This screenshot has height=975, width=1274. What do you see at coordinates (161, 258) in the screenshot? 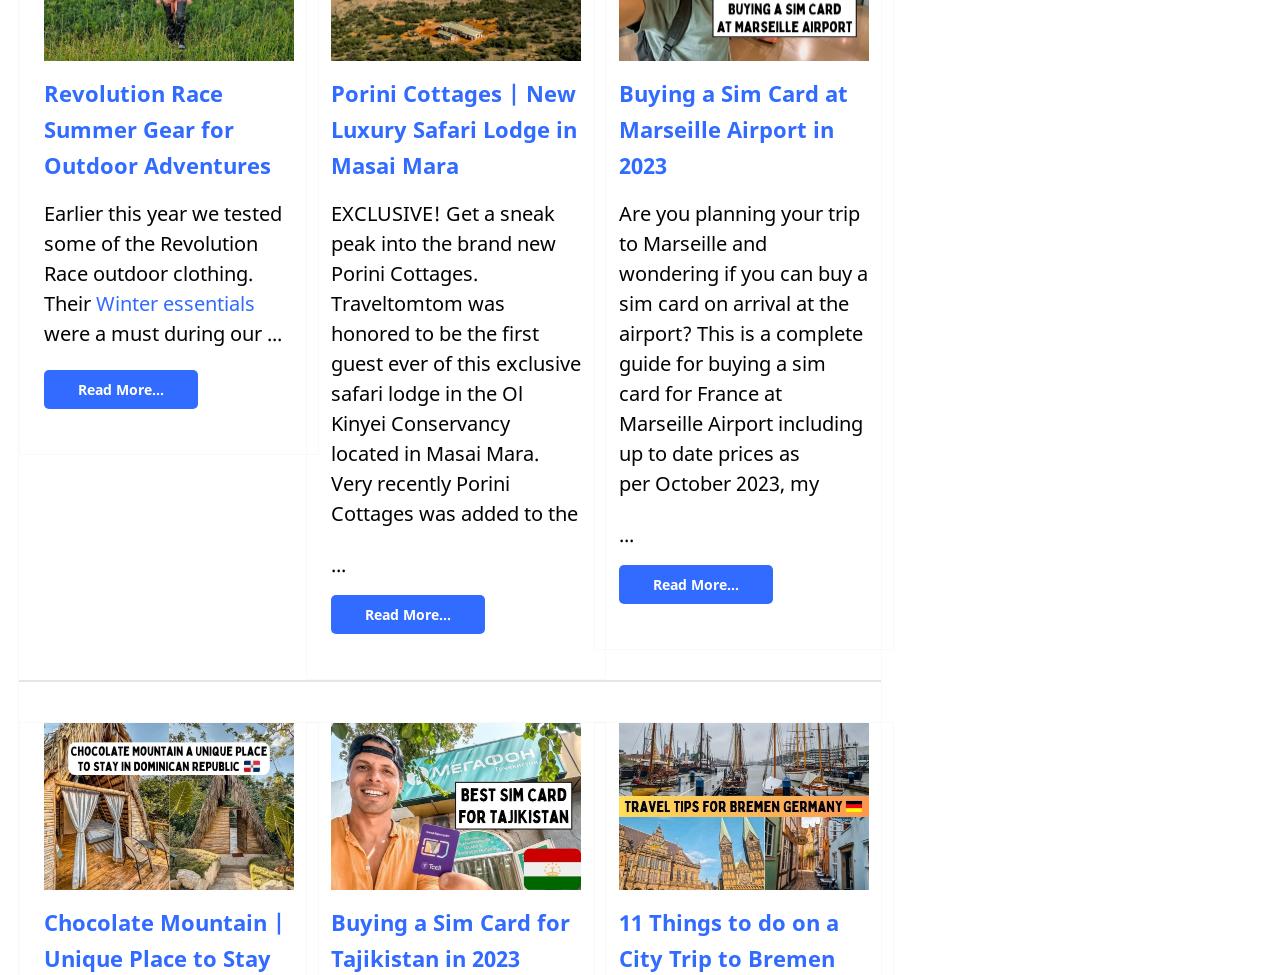
I see `'Earlier this year we tested some of the Revolution Race outdoor clothing. Their'` at bounding box center [161, 258].